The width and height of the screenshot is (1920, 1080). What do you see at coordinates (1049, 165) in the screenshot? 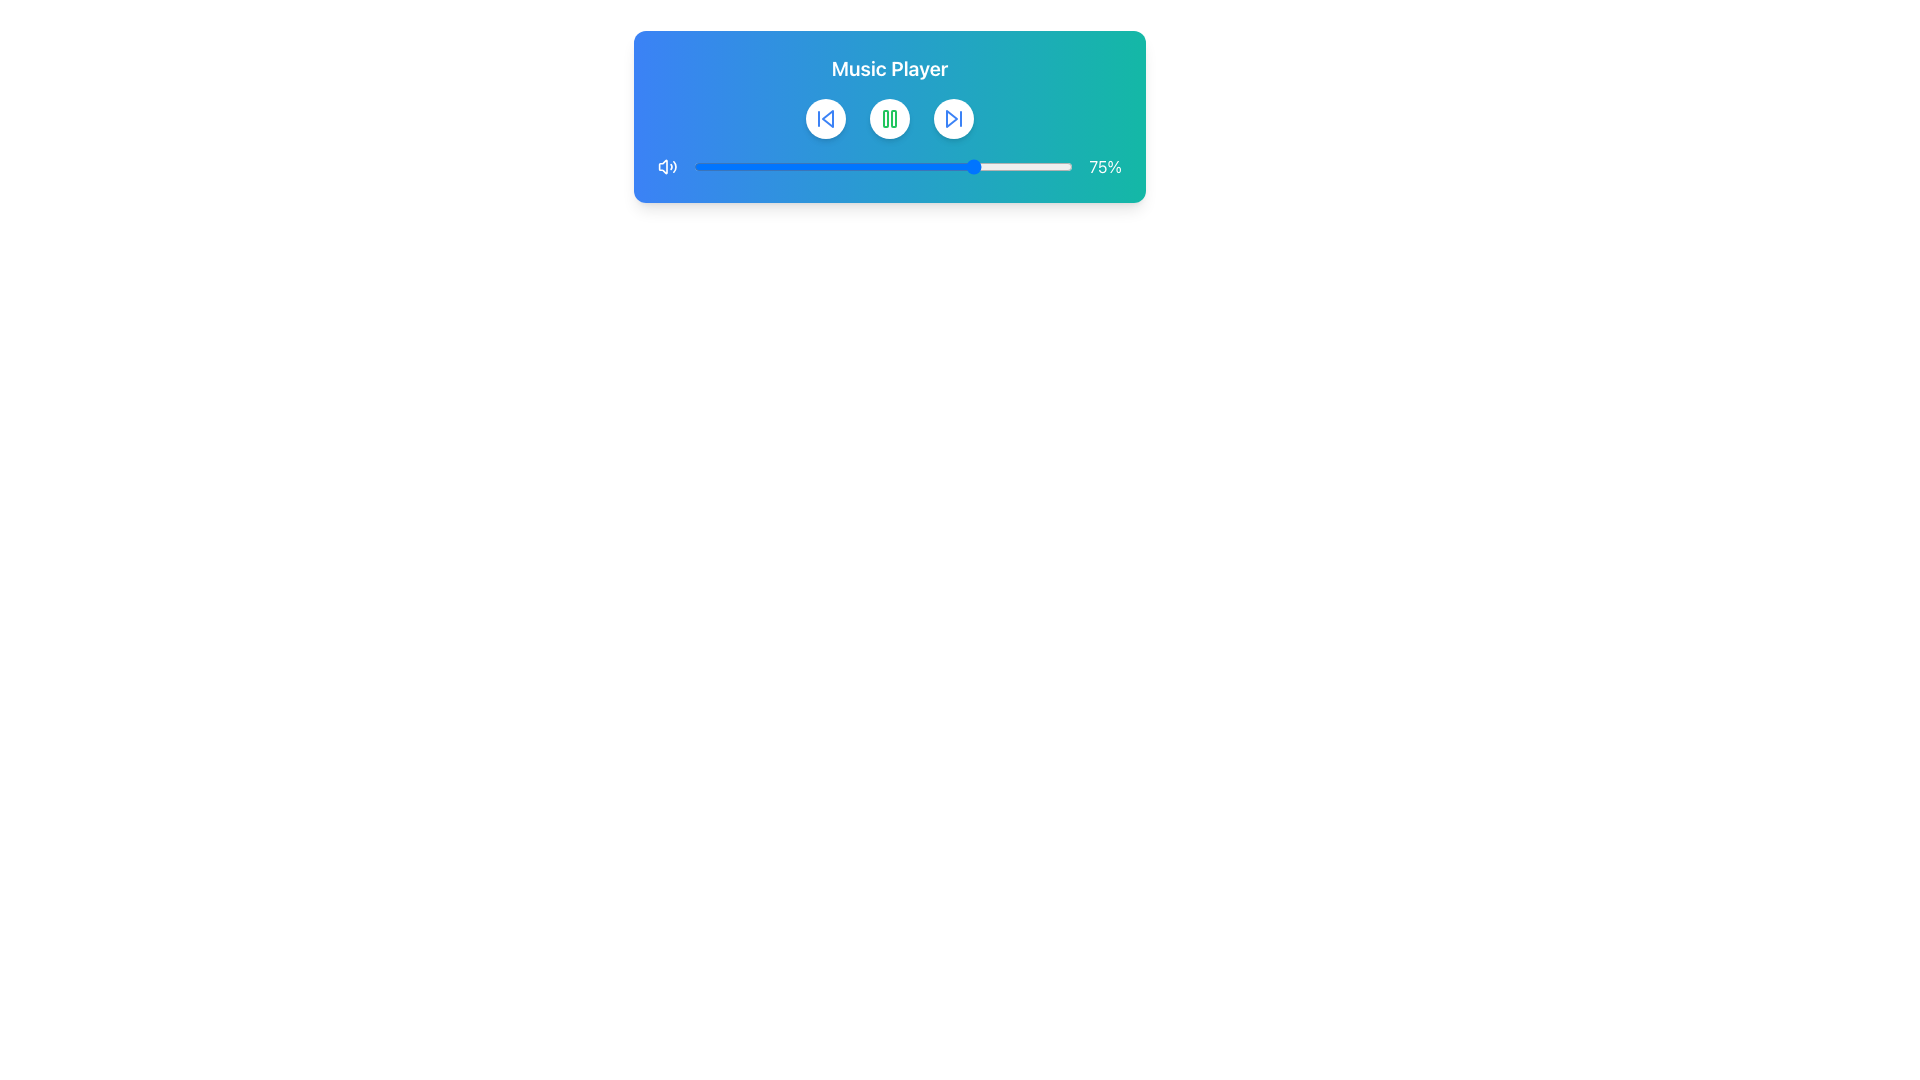
I see `the volume level` at bounding box center [1049, 165].